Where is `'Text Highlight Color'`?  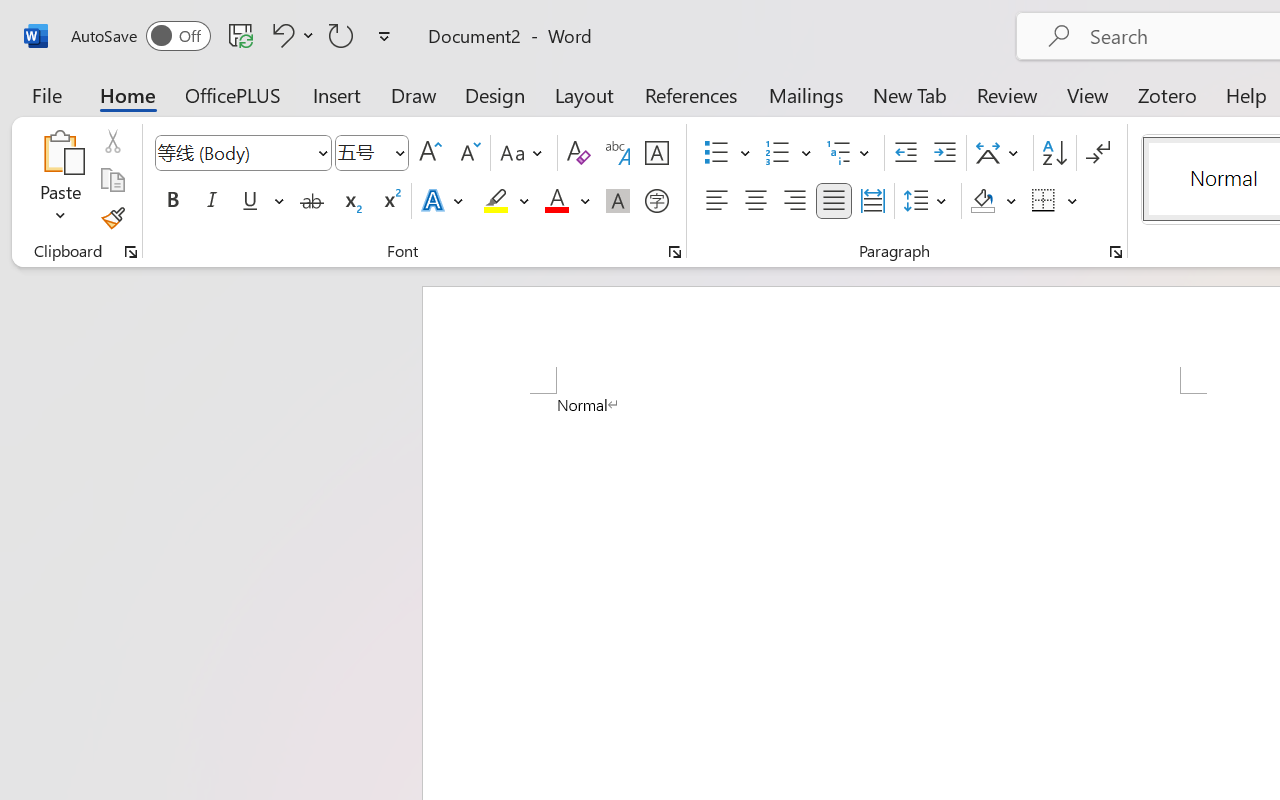
'Text Highlight Color' is located at coordinates (506, 201).